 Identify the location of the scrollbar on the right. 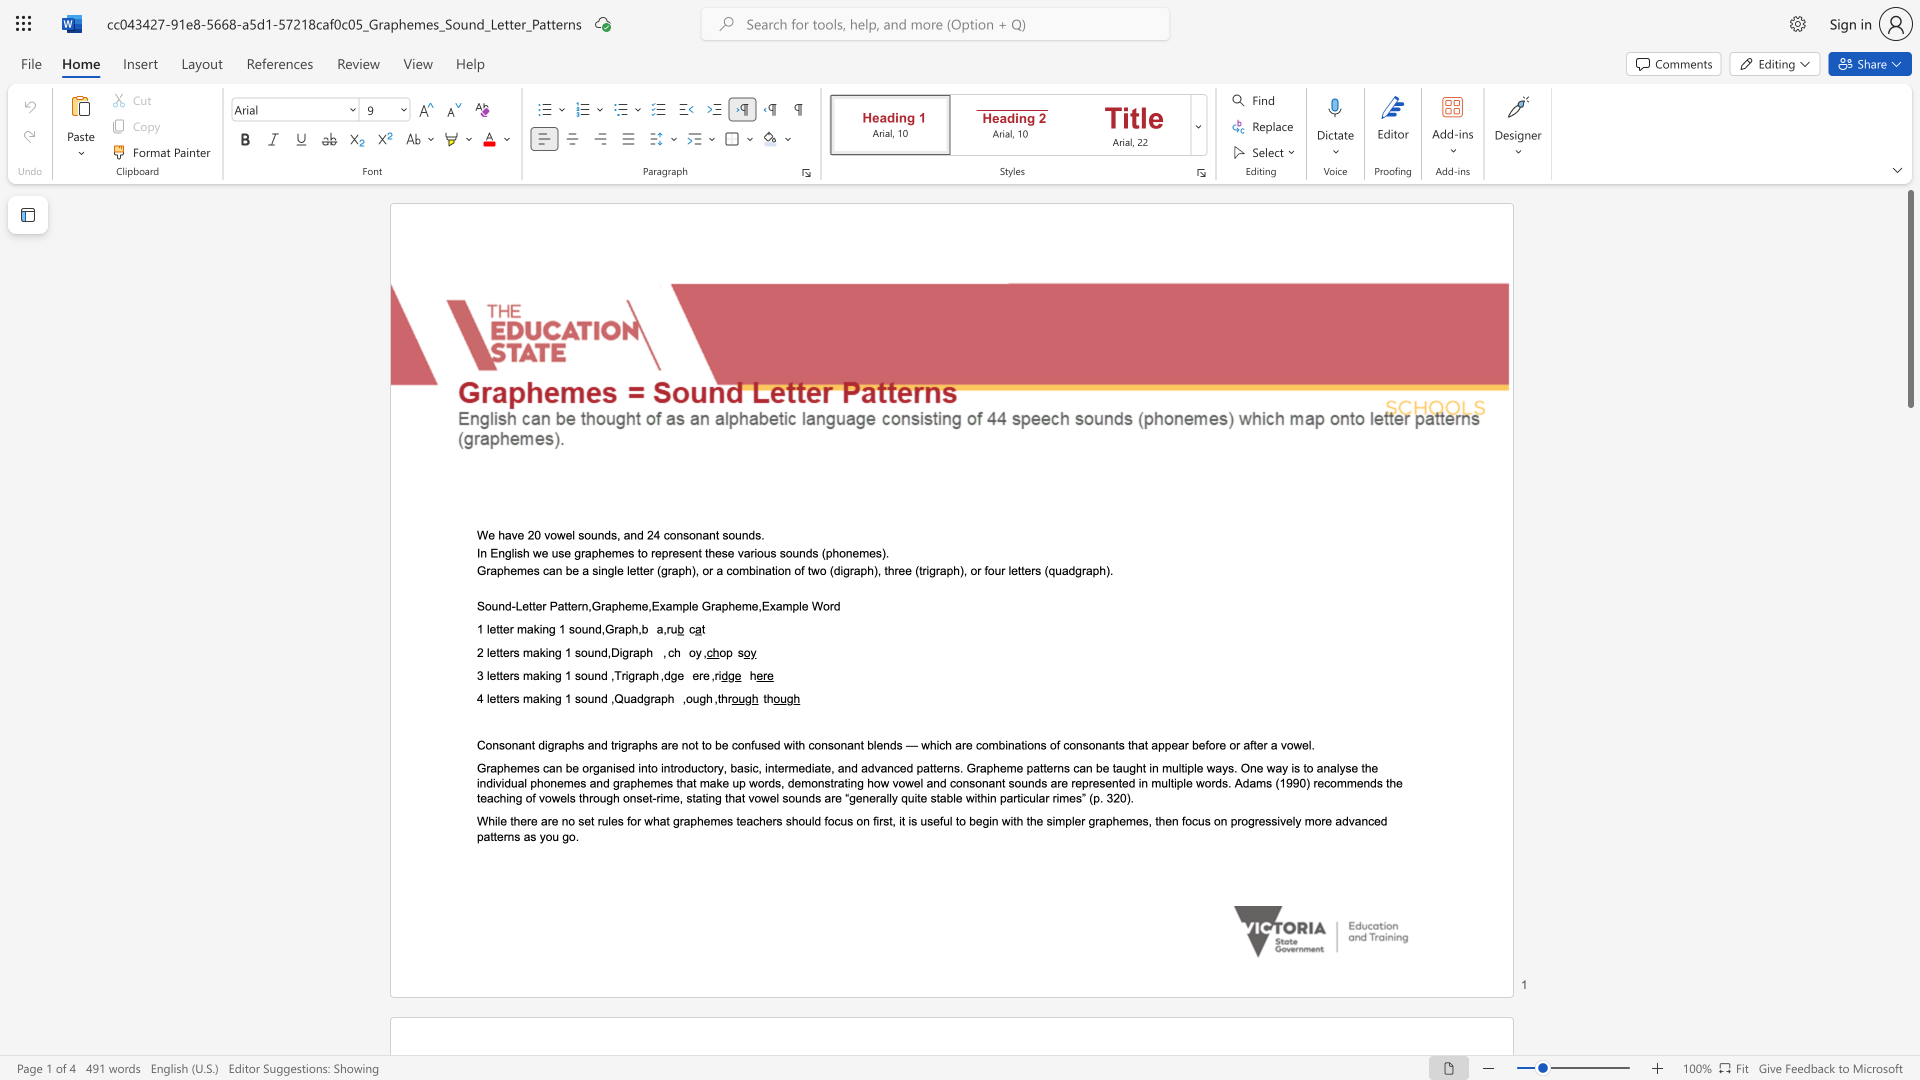
(1909, 820).